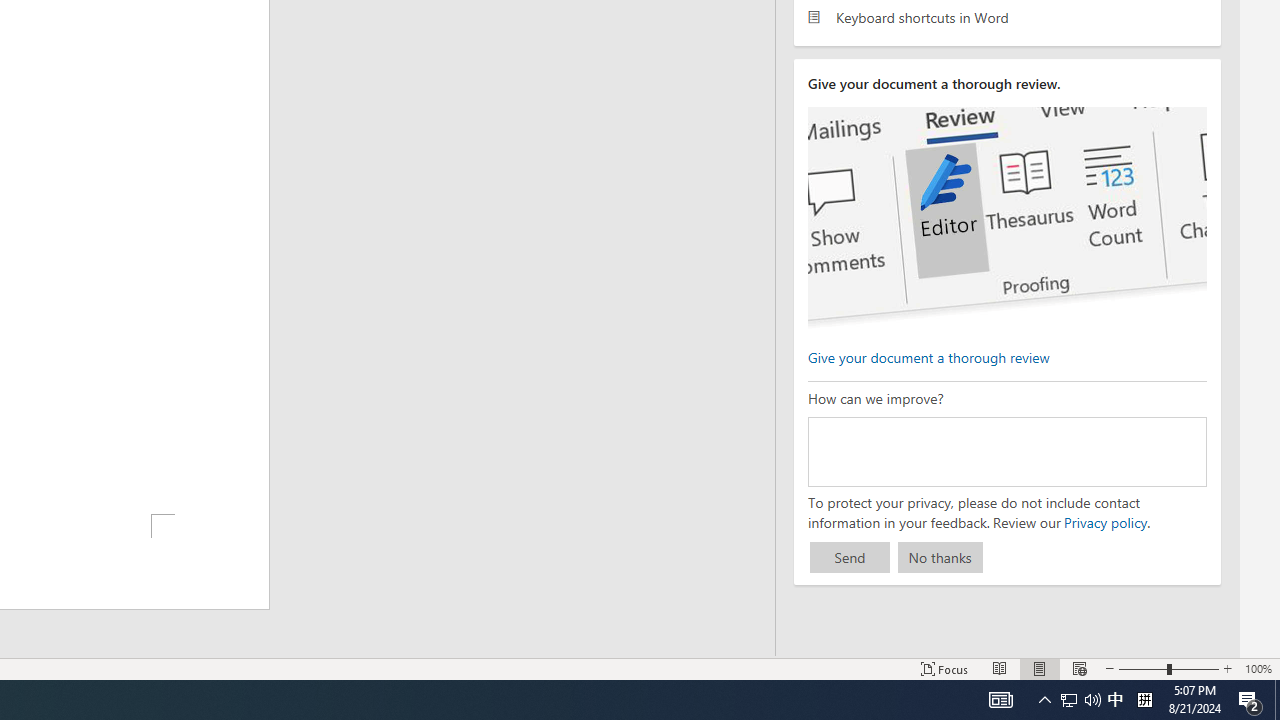 Image resolution: width=1280 pixels, height=720 pixels. Describe the element at coordinates (1143, 669) in the screenshot. I see `'Zoom Out'` at that location.